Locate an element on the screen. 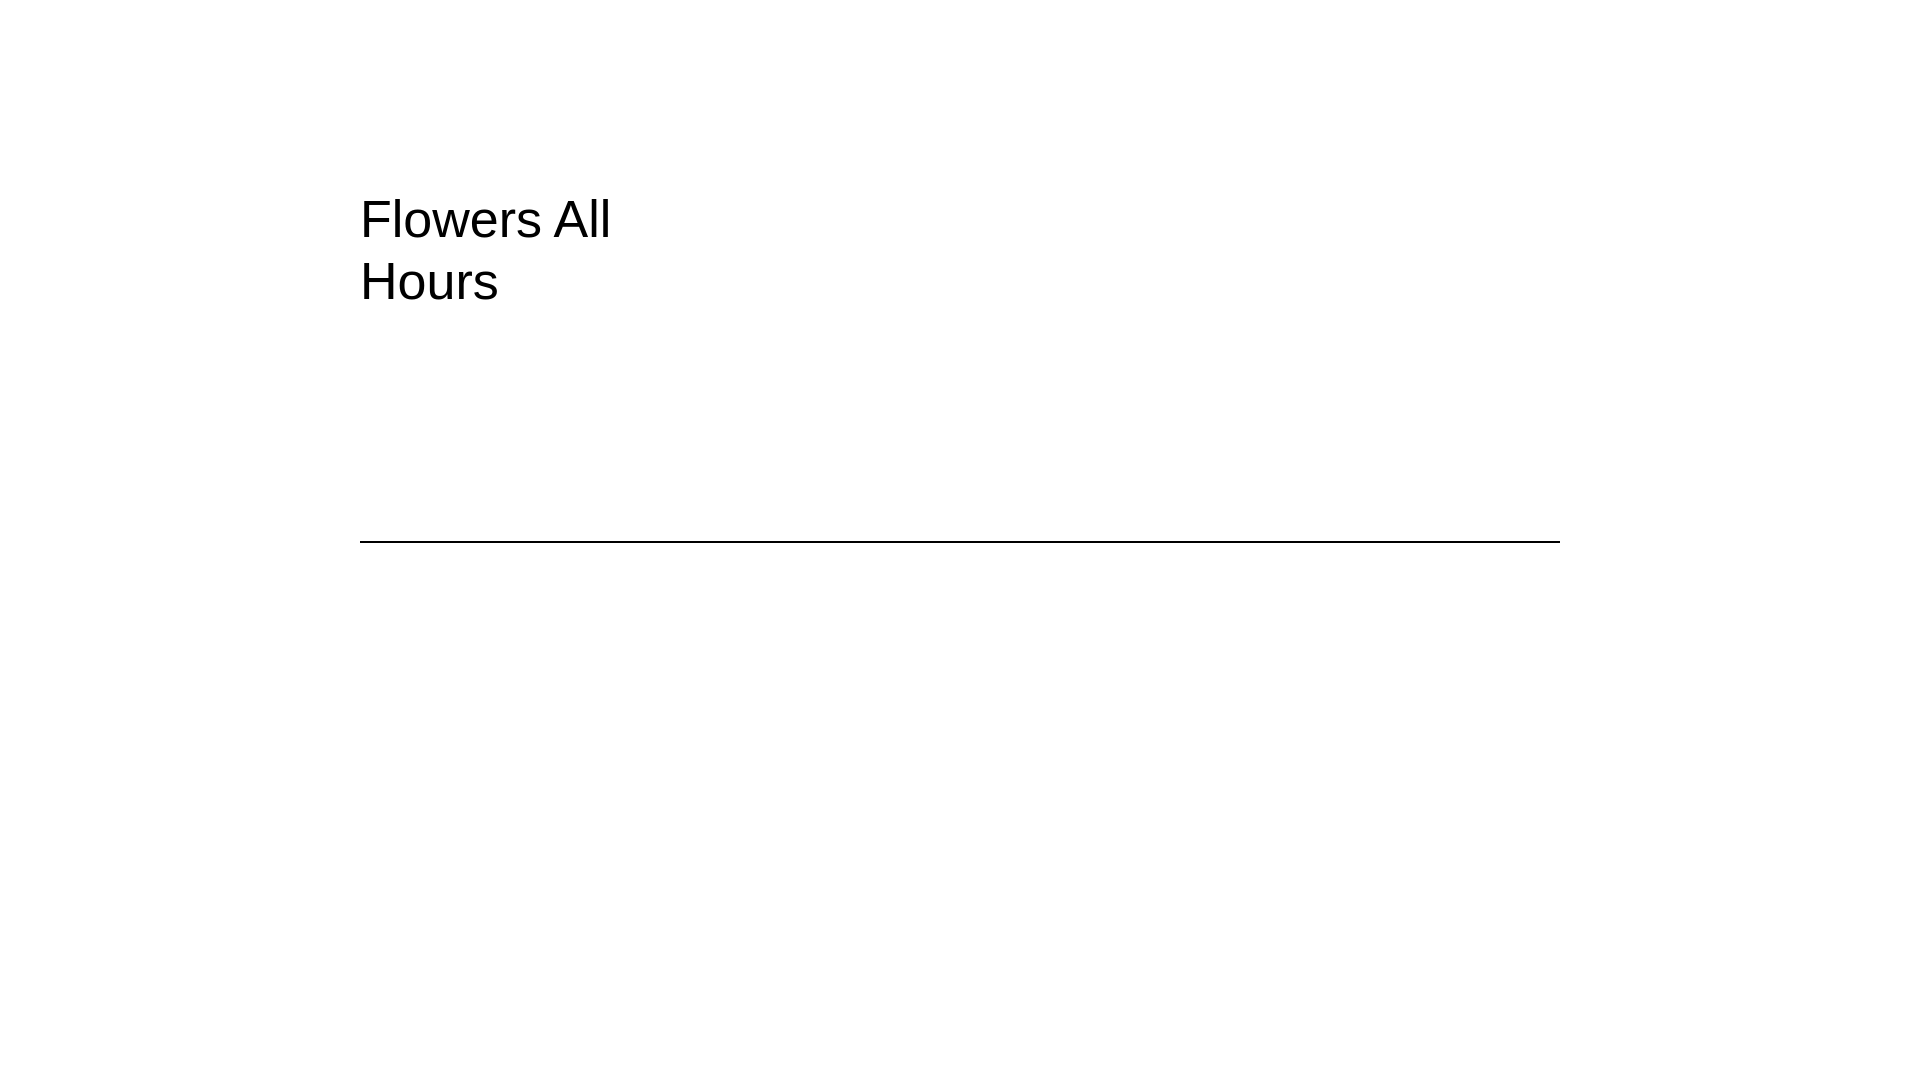  'Flowers All Hours' is located at coordinates (552, 249).